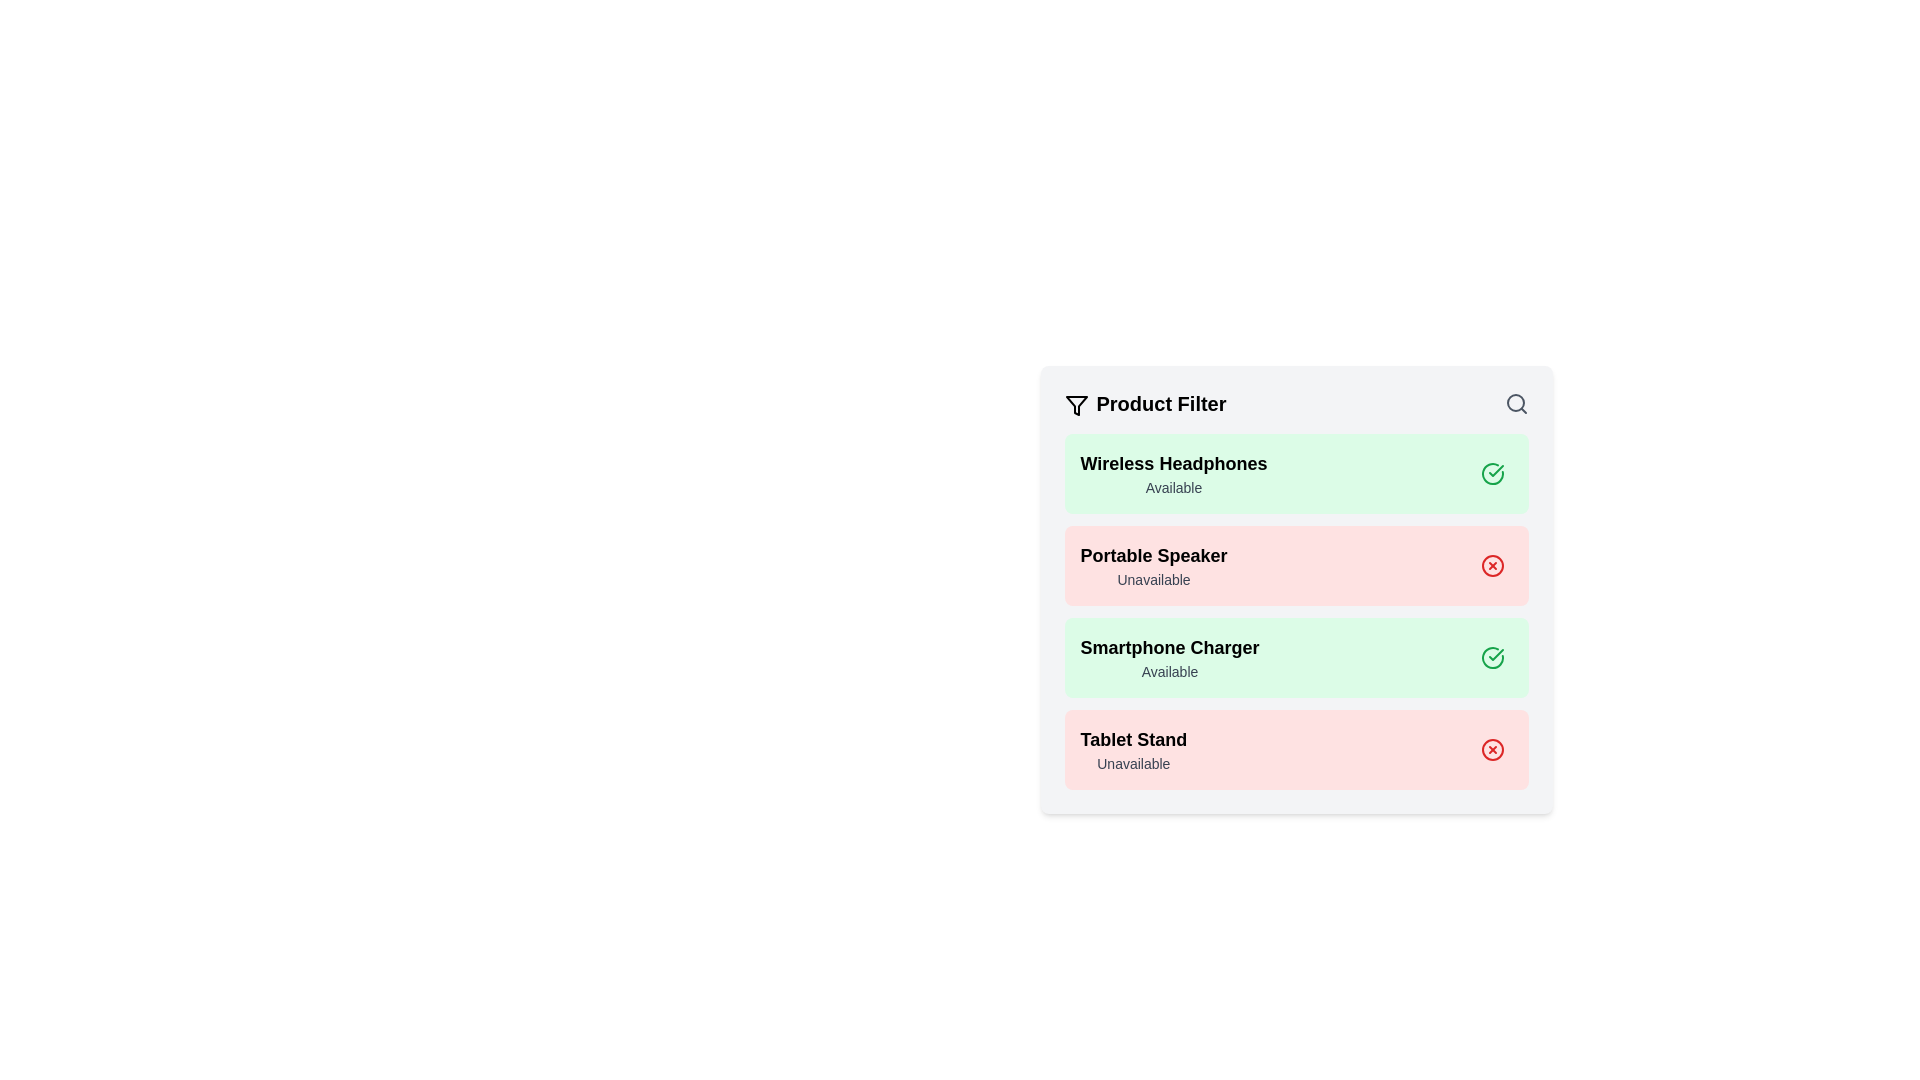 This screenshot has width=1920, height=1080. What do you see at coordinates (1492, 658) in the screenshot?
I see `the green checkmark icon indicating the availability of the 'Smartphone Charger' to interact with it` at bounding box center [1492, 658].